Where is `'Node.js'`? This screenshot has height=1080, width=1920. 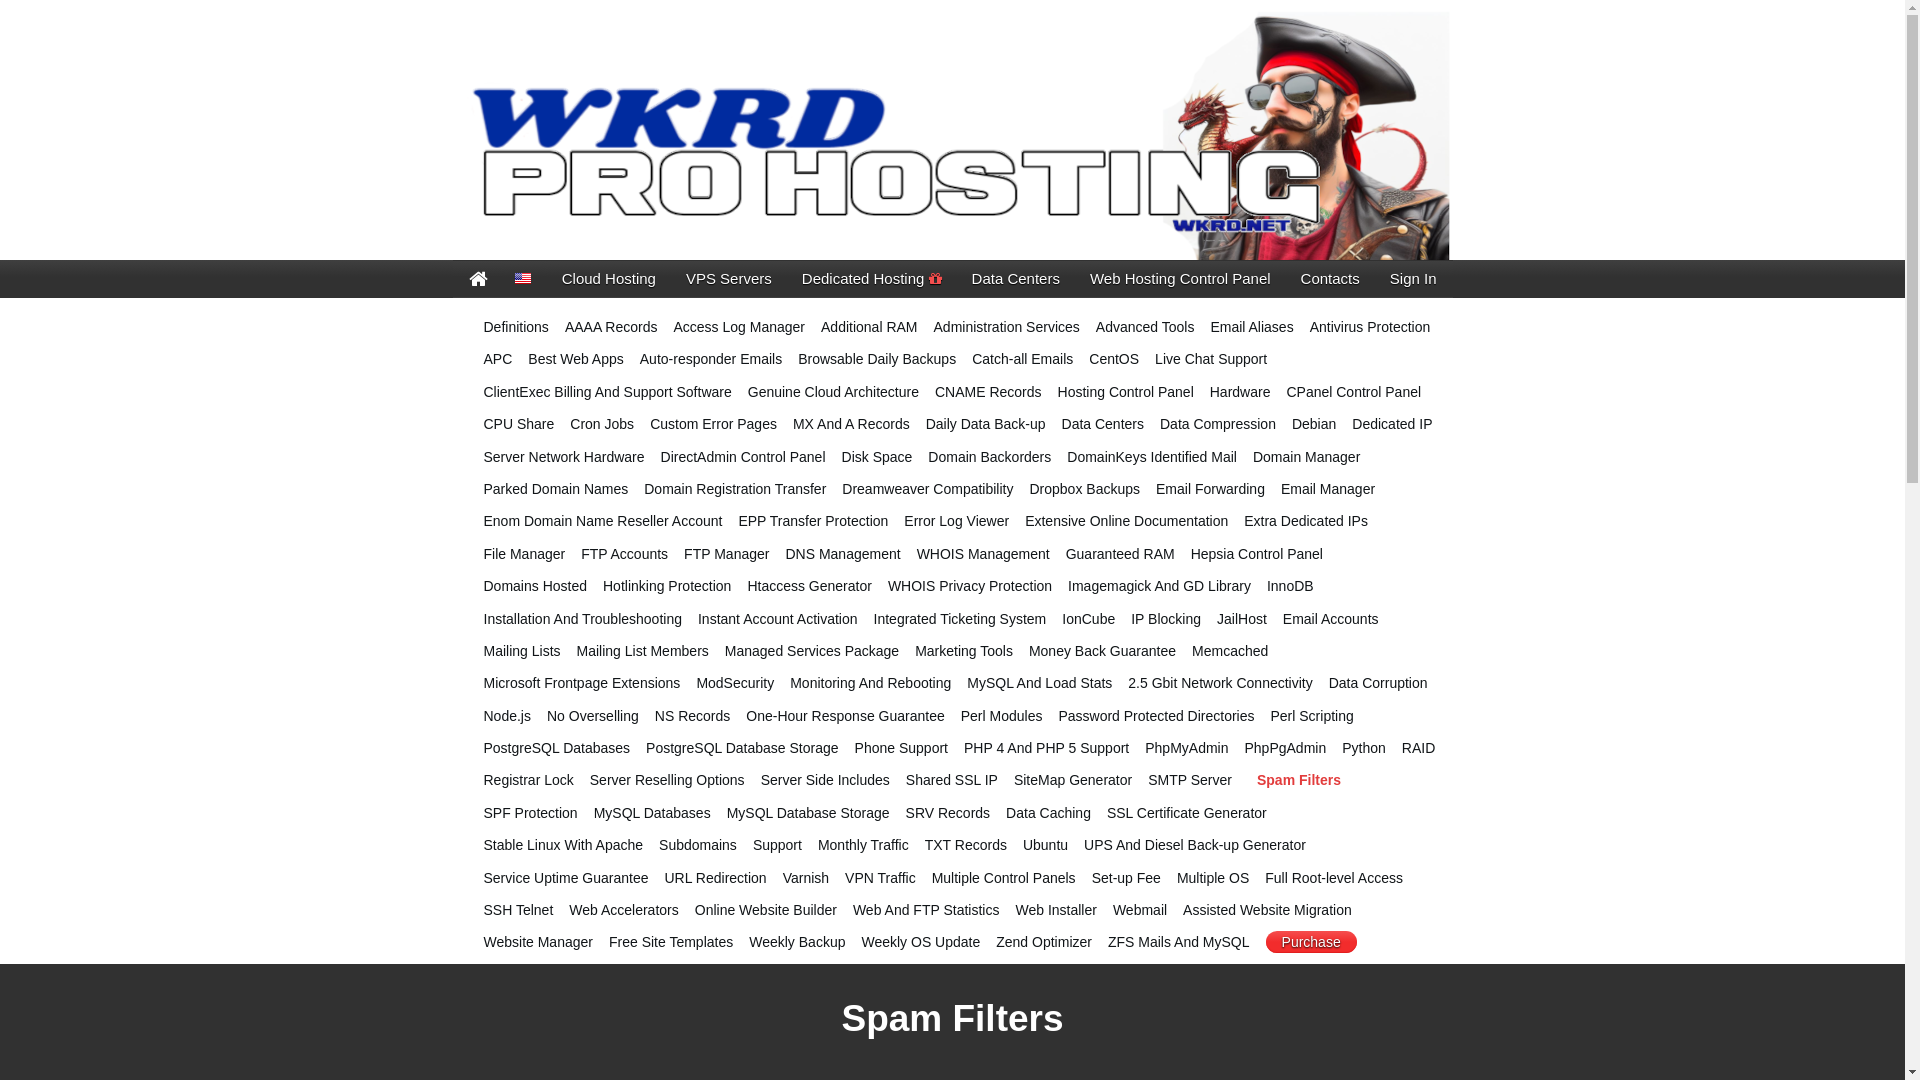
'Node.js' is located at coordinates (507, 715).